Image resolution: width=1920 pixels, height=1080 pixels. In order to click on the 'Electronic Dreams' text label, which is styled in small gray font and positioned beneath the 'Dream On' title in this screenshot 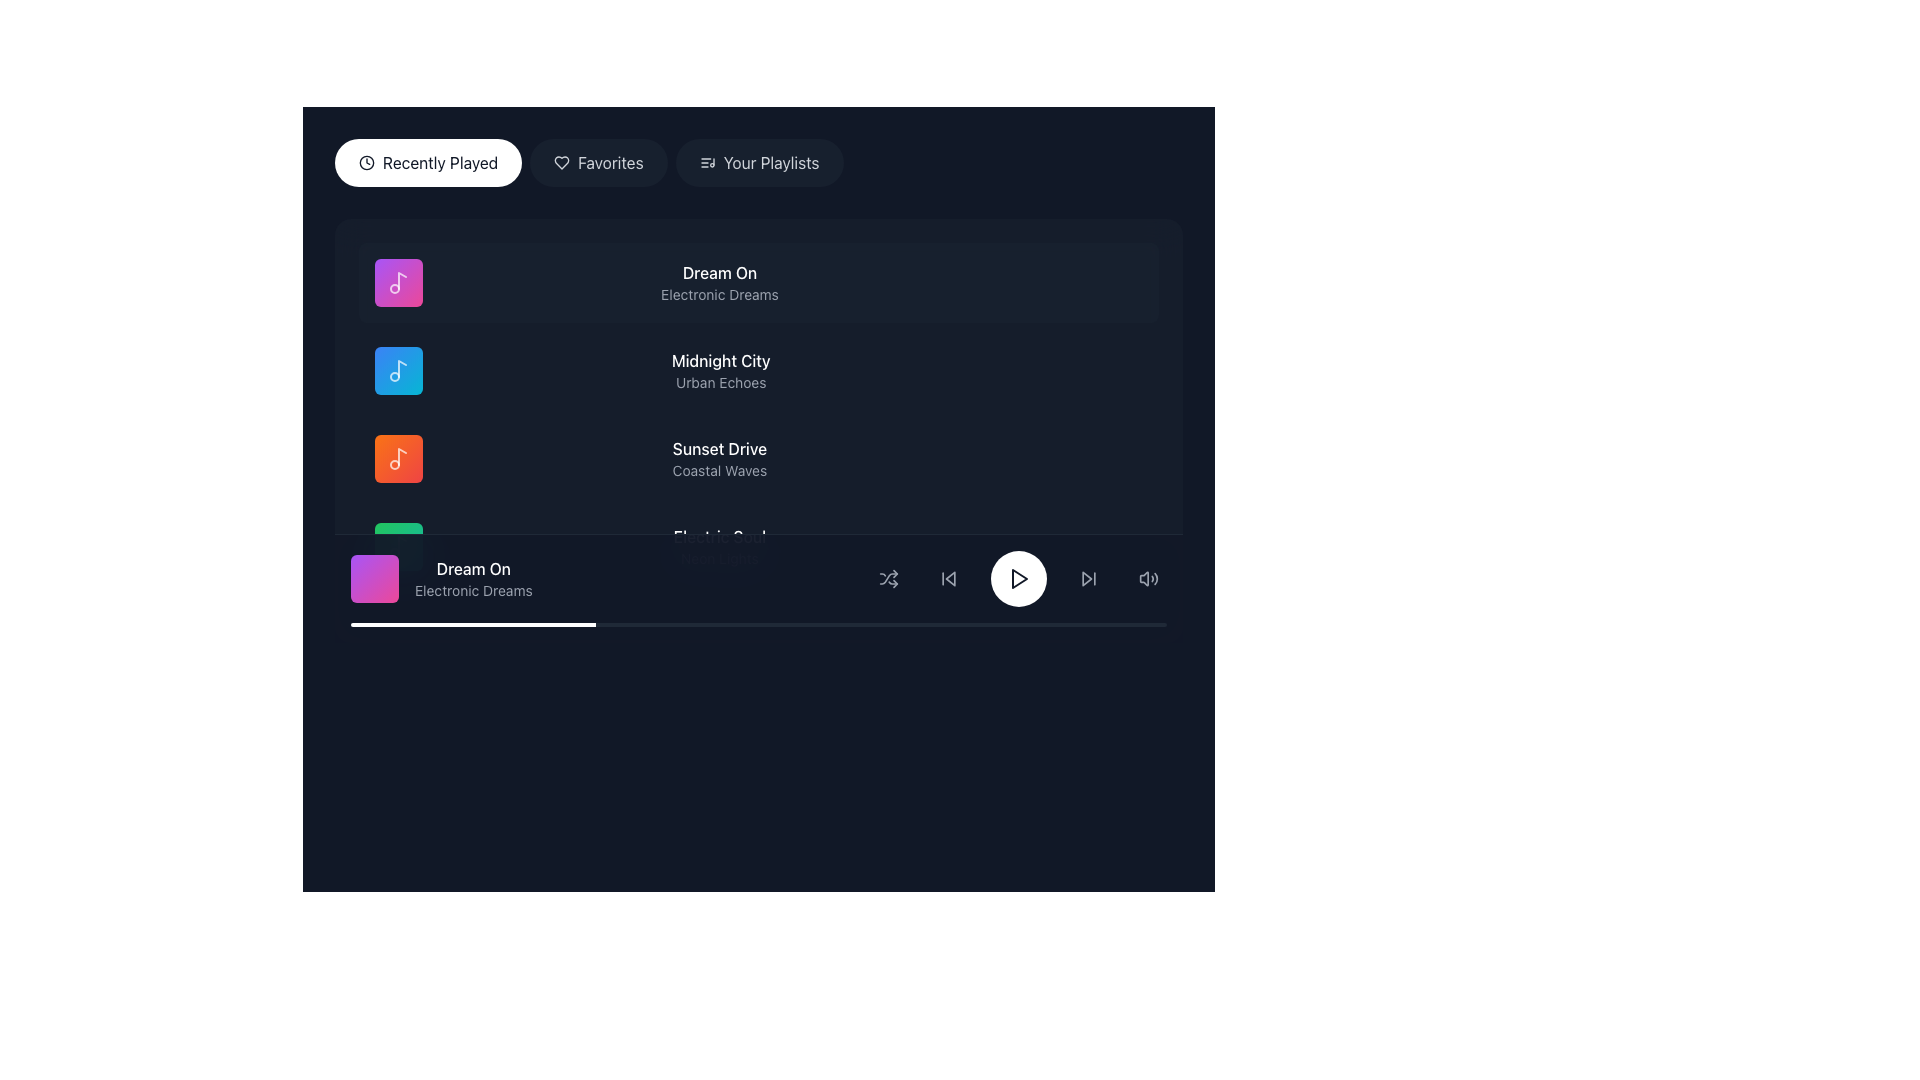, I will do `click(720, 294)`.